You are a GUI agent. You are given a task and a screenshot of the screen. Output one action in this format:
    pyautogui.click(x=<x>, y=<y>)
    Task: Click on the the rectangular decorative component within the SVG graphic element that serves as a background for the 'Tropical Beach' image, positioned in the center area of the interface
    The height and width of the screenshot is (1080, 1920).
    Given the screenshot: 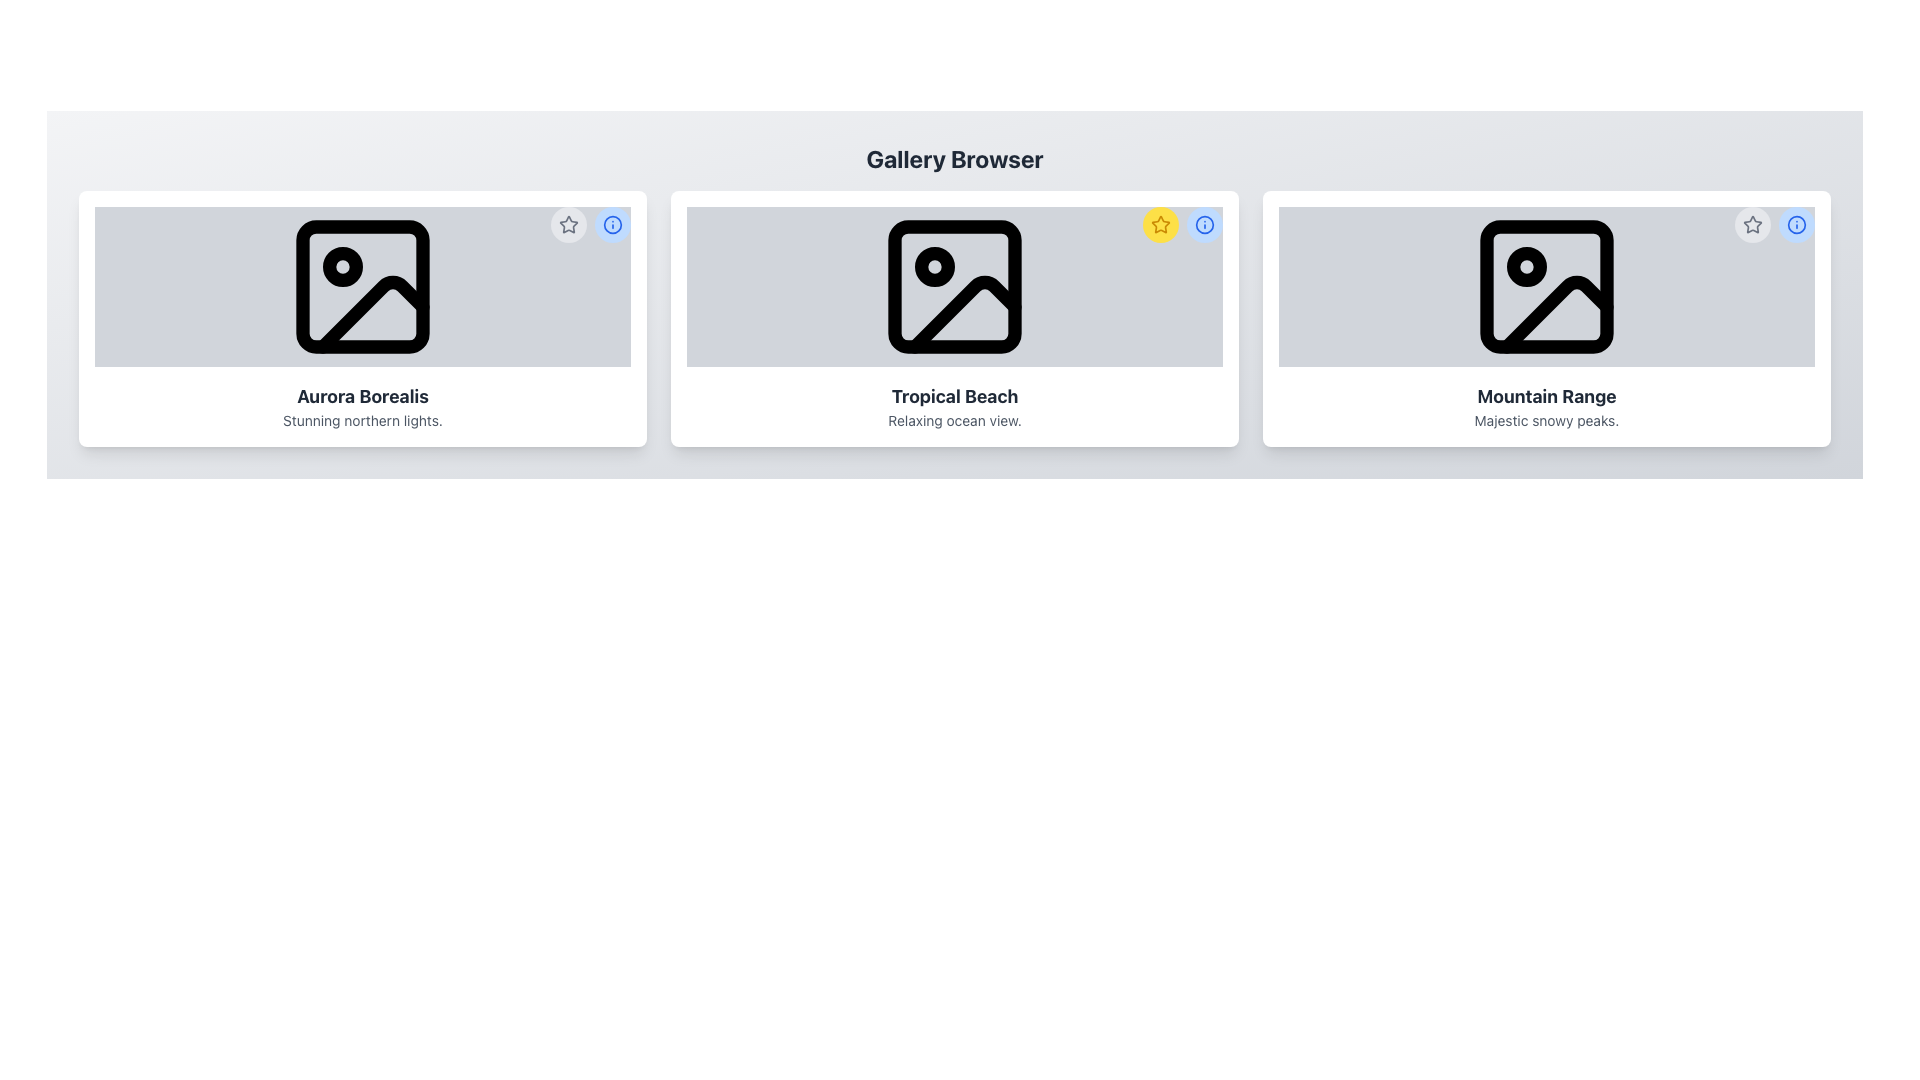 What is the action you would take?
    pyautogui.click(x=954, y=286)
    